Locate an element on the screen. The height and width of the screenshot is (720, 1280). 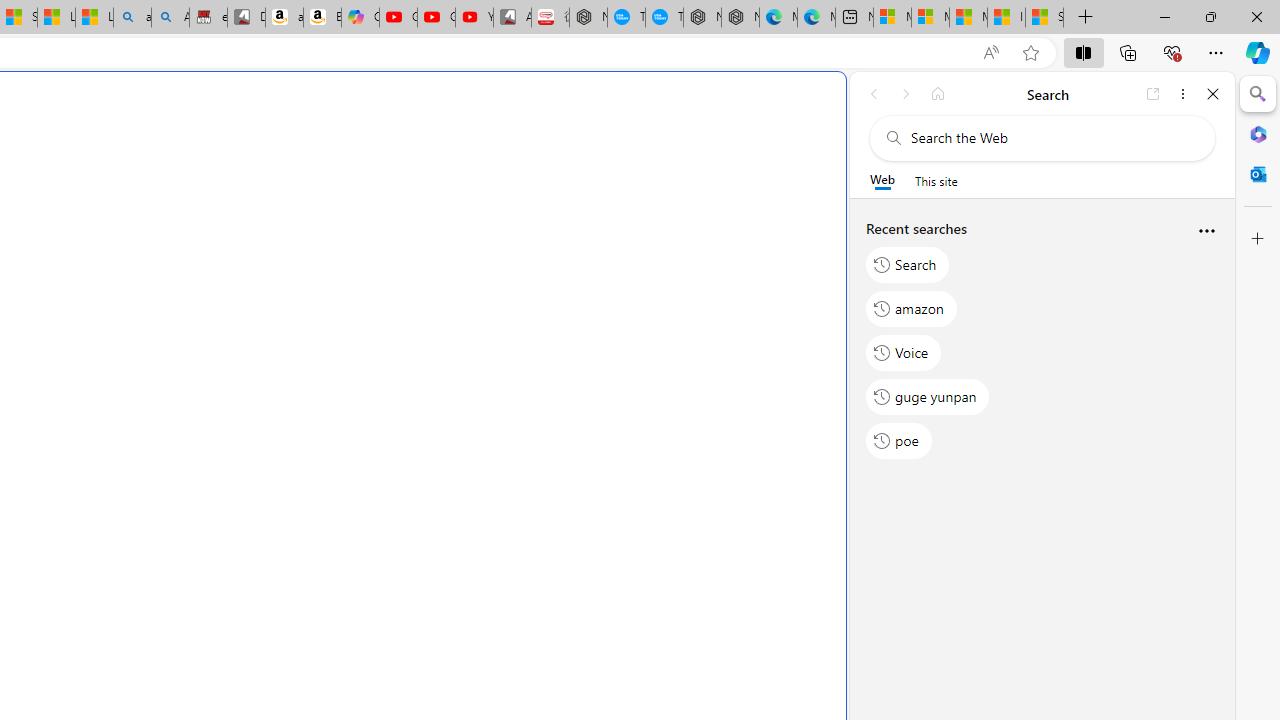
'Customize' is located at coordinates (1257, 238).